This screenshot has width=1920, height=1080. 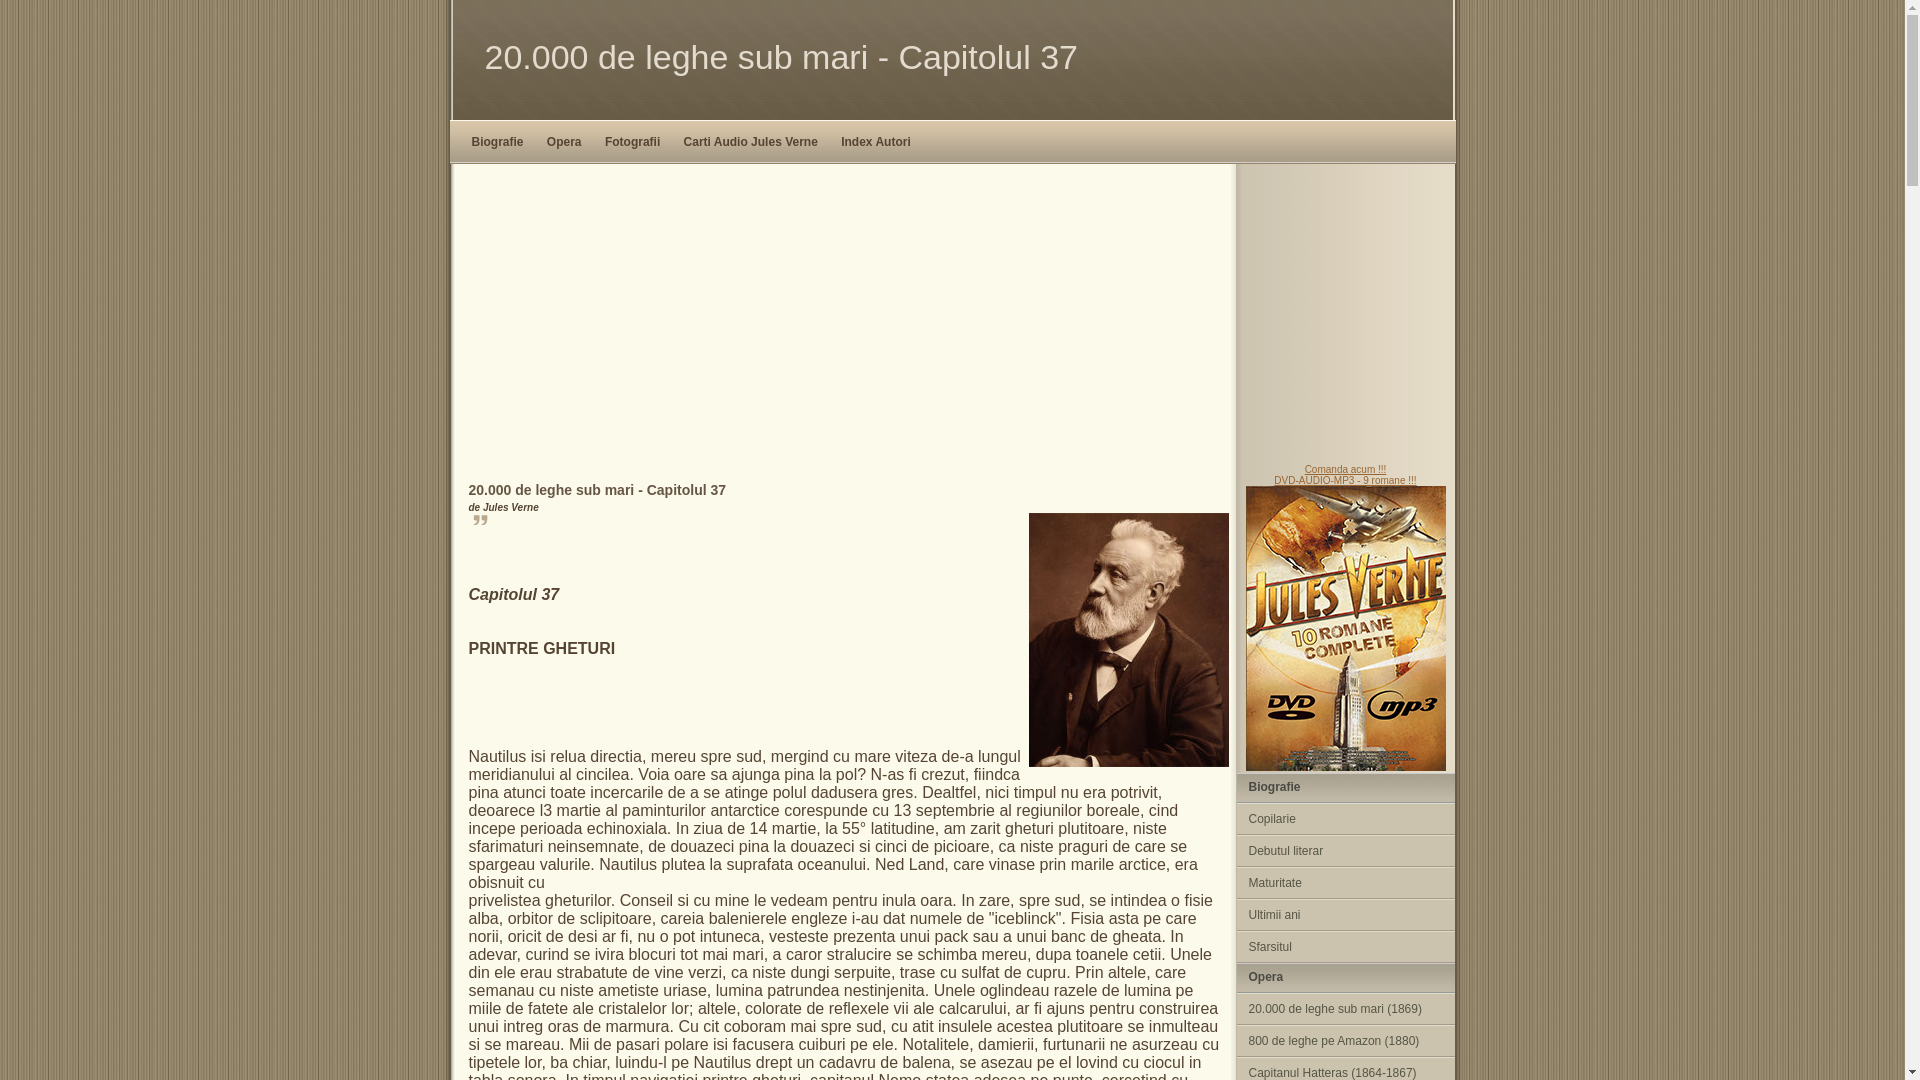 I want to click on 'Maturitate', so click(x=1344, y=882).